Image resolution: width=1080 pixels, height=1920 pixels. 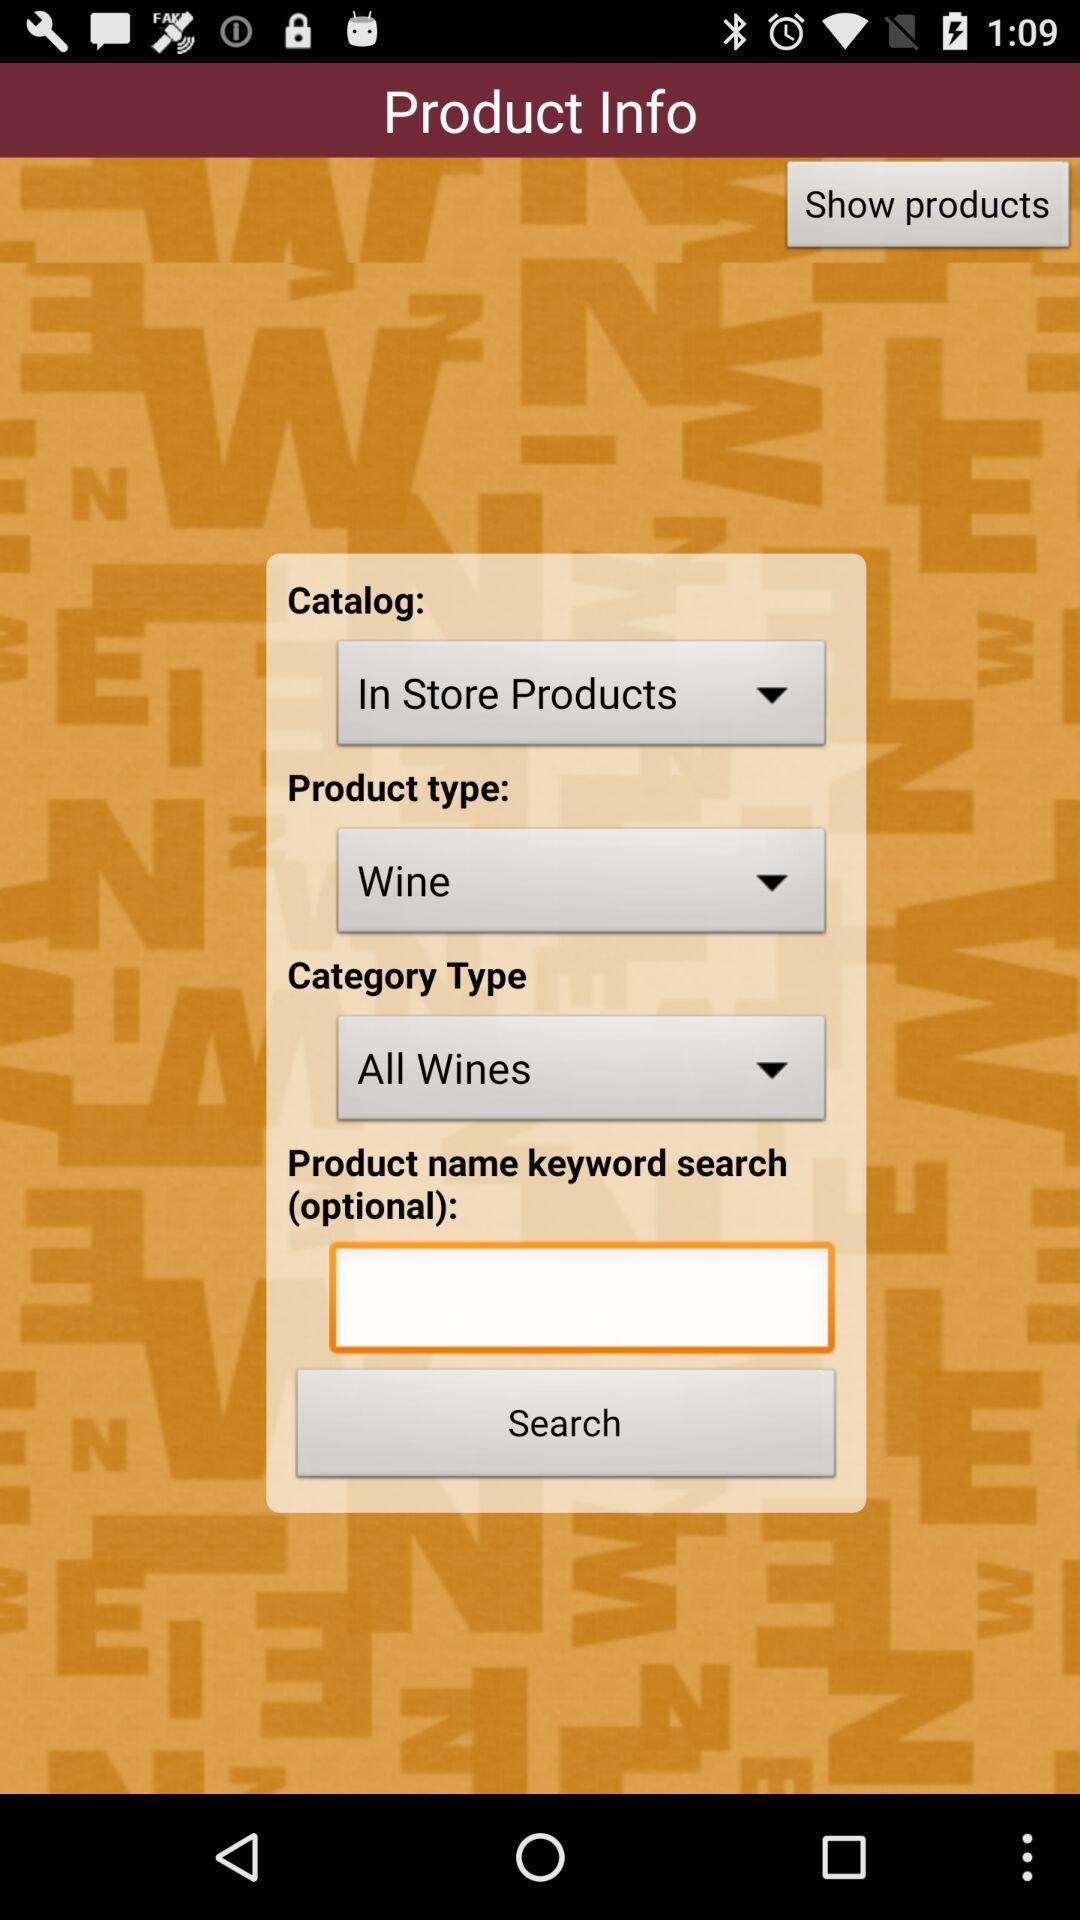 What do you see at coordinates (582, 1302) in the screenshot?
I see `keyword` at bounding box center [582, 1302].